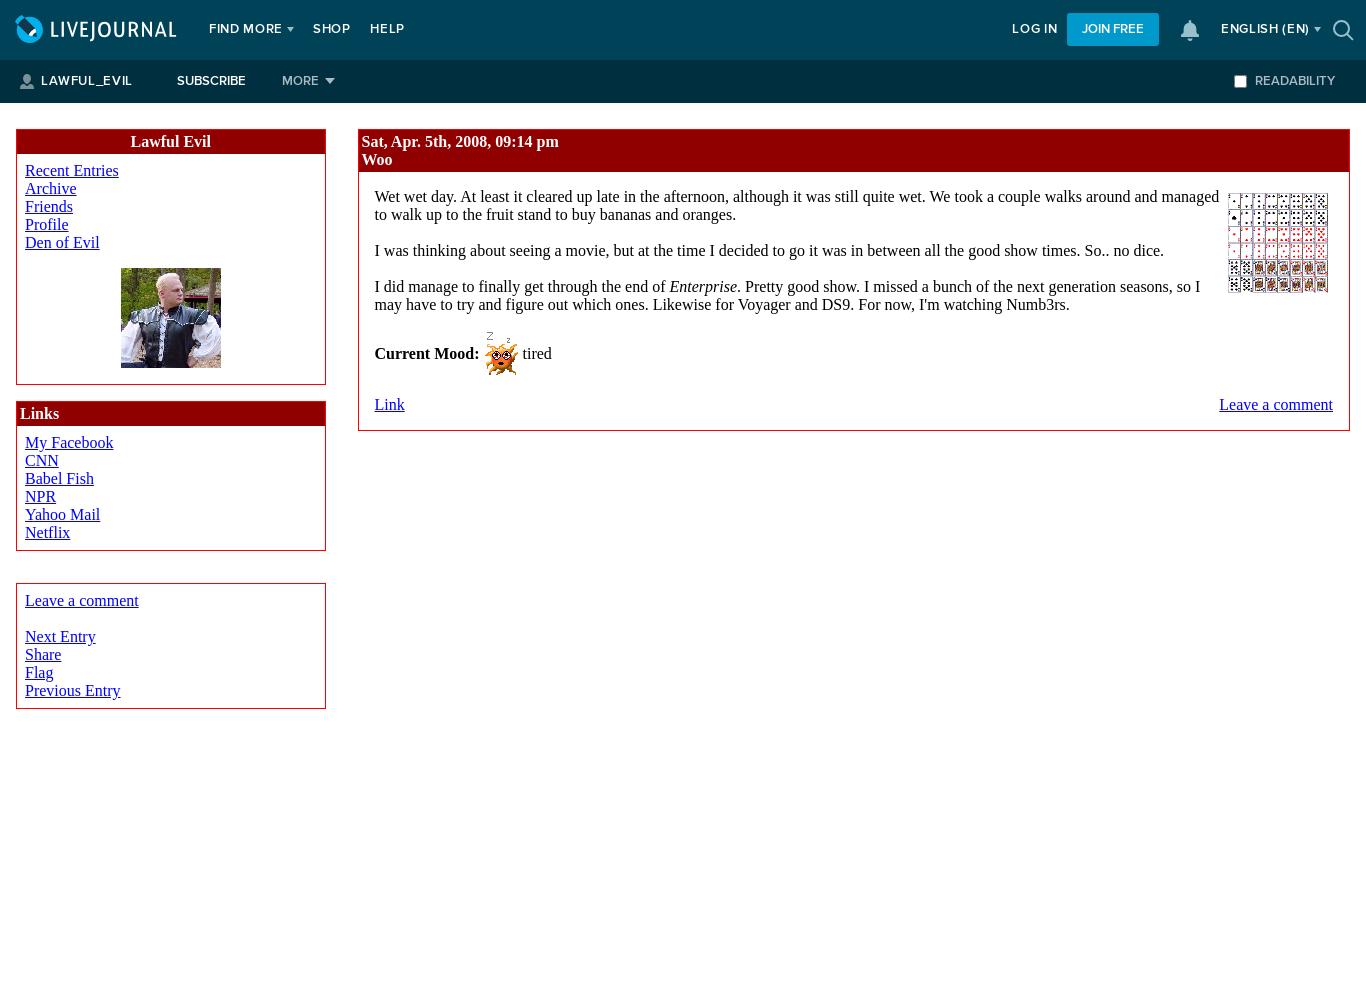 The height and width of the screenshot is (1000, 1366). Describe the element at coordinates (49, 205) in the screenshot. I see `'Friends'` at that location.